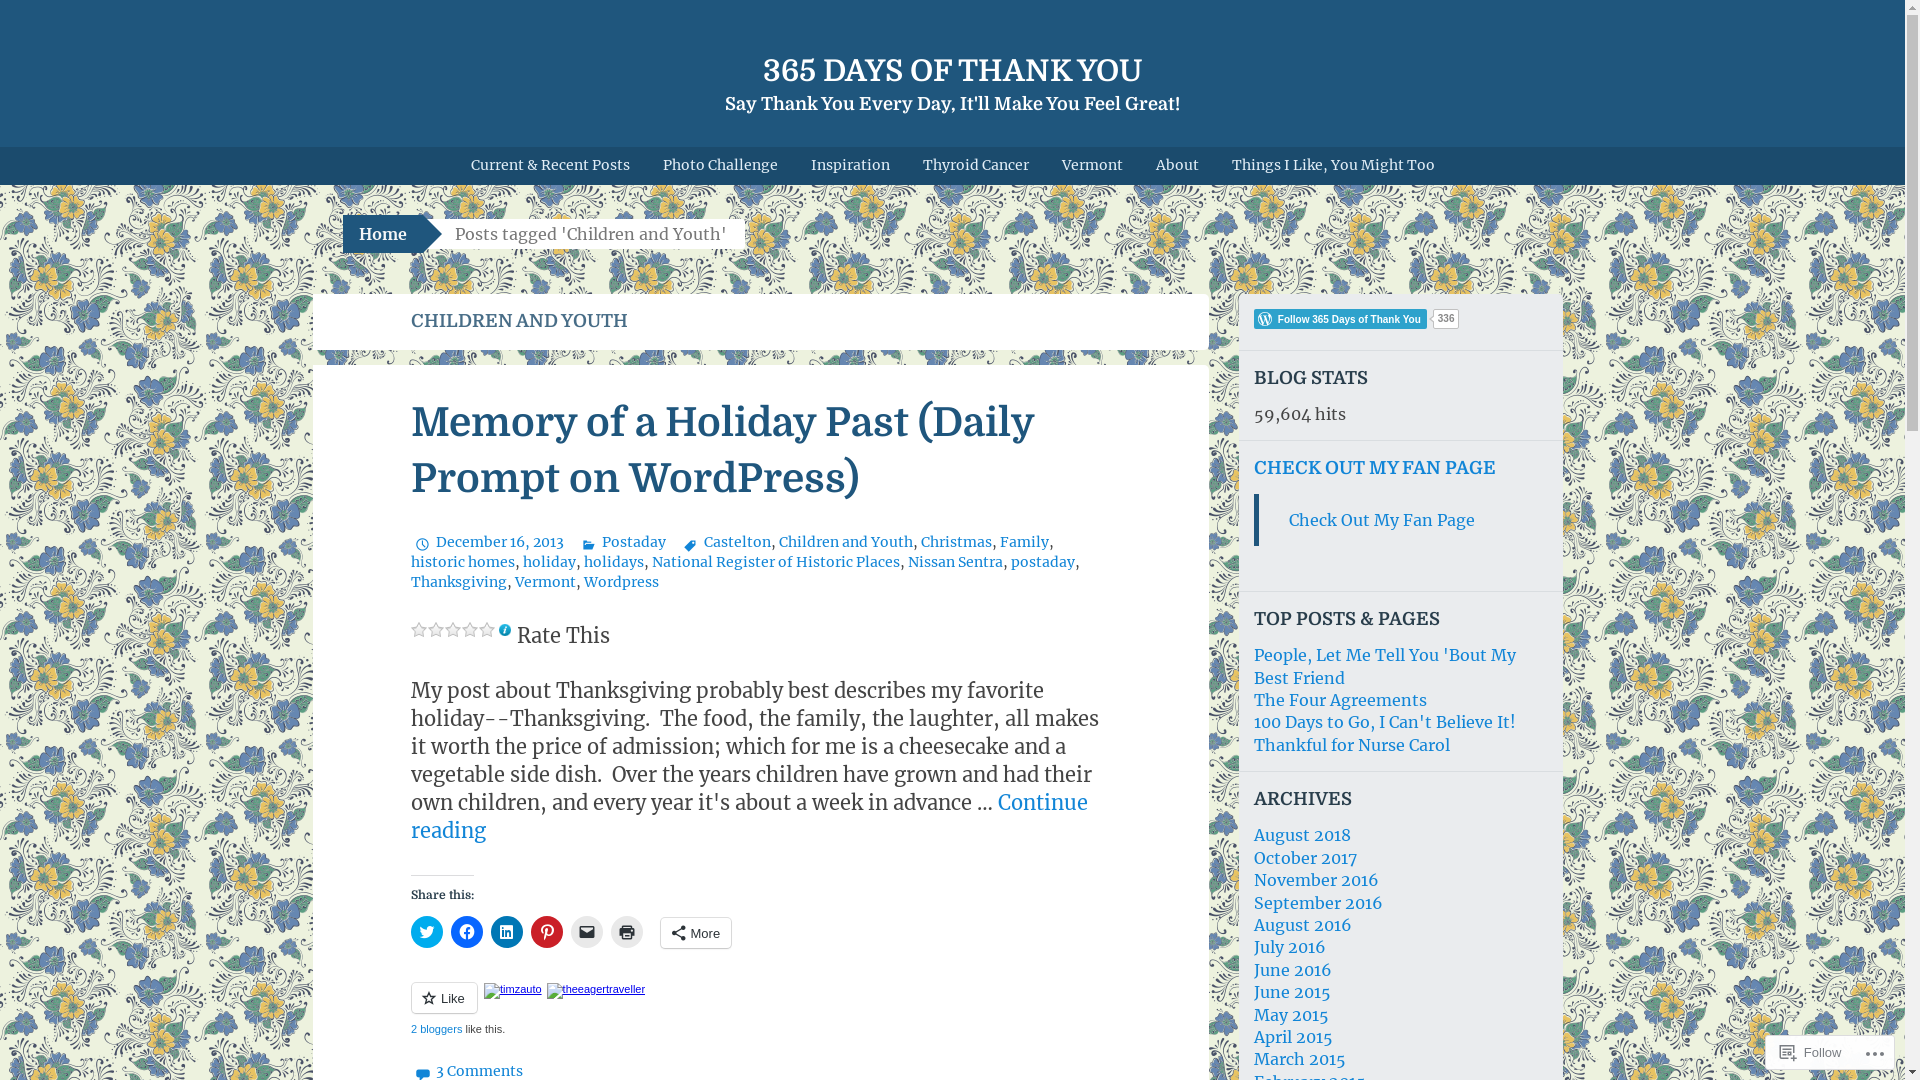 This screenshot has width=1920, height=1080. I want to click on 'April 2015', so click(1293, 1036).